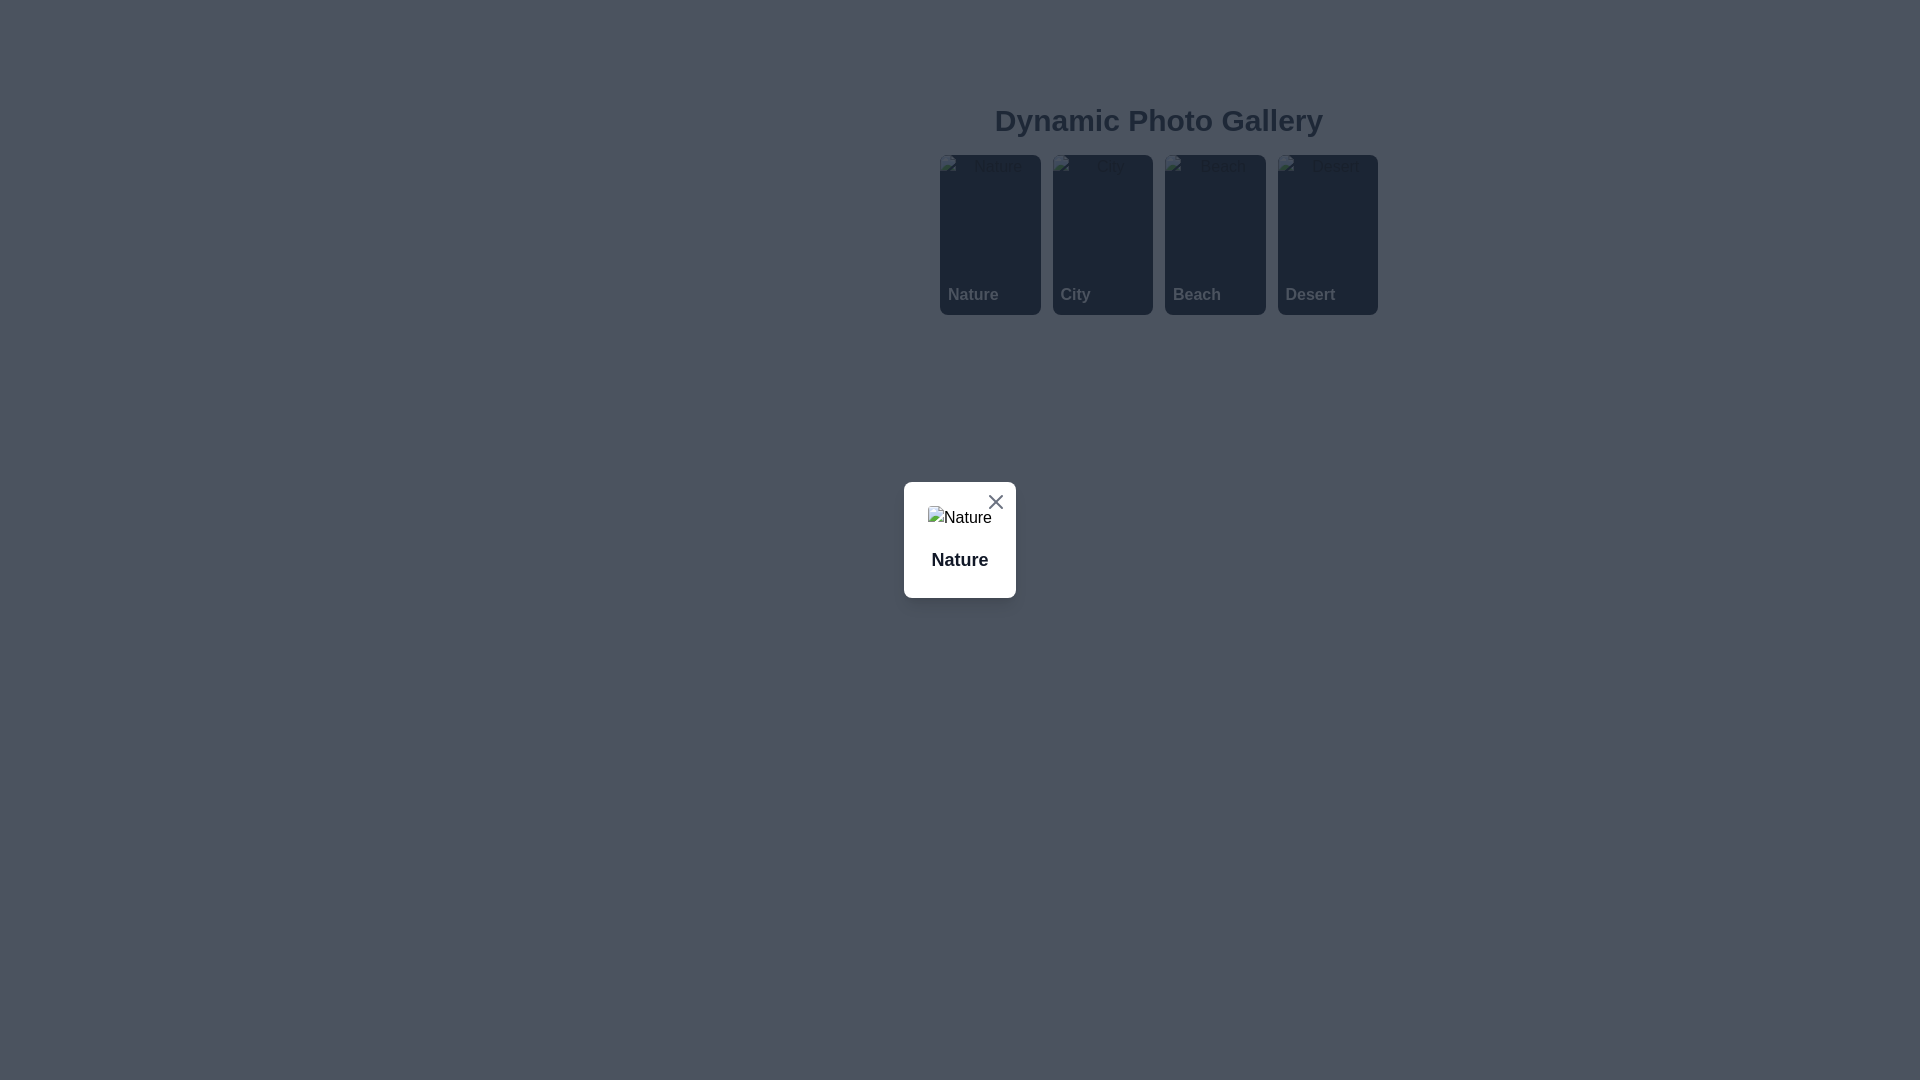 This screenshot has width=1920, height=1080. I want to click on the clickable card labeled 'City', which is the second card in the grid of four cards in the 'Dynamic Photo Gallery' section, so click(1101, 234).